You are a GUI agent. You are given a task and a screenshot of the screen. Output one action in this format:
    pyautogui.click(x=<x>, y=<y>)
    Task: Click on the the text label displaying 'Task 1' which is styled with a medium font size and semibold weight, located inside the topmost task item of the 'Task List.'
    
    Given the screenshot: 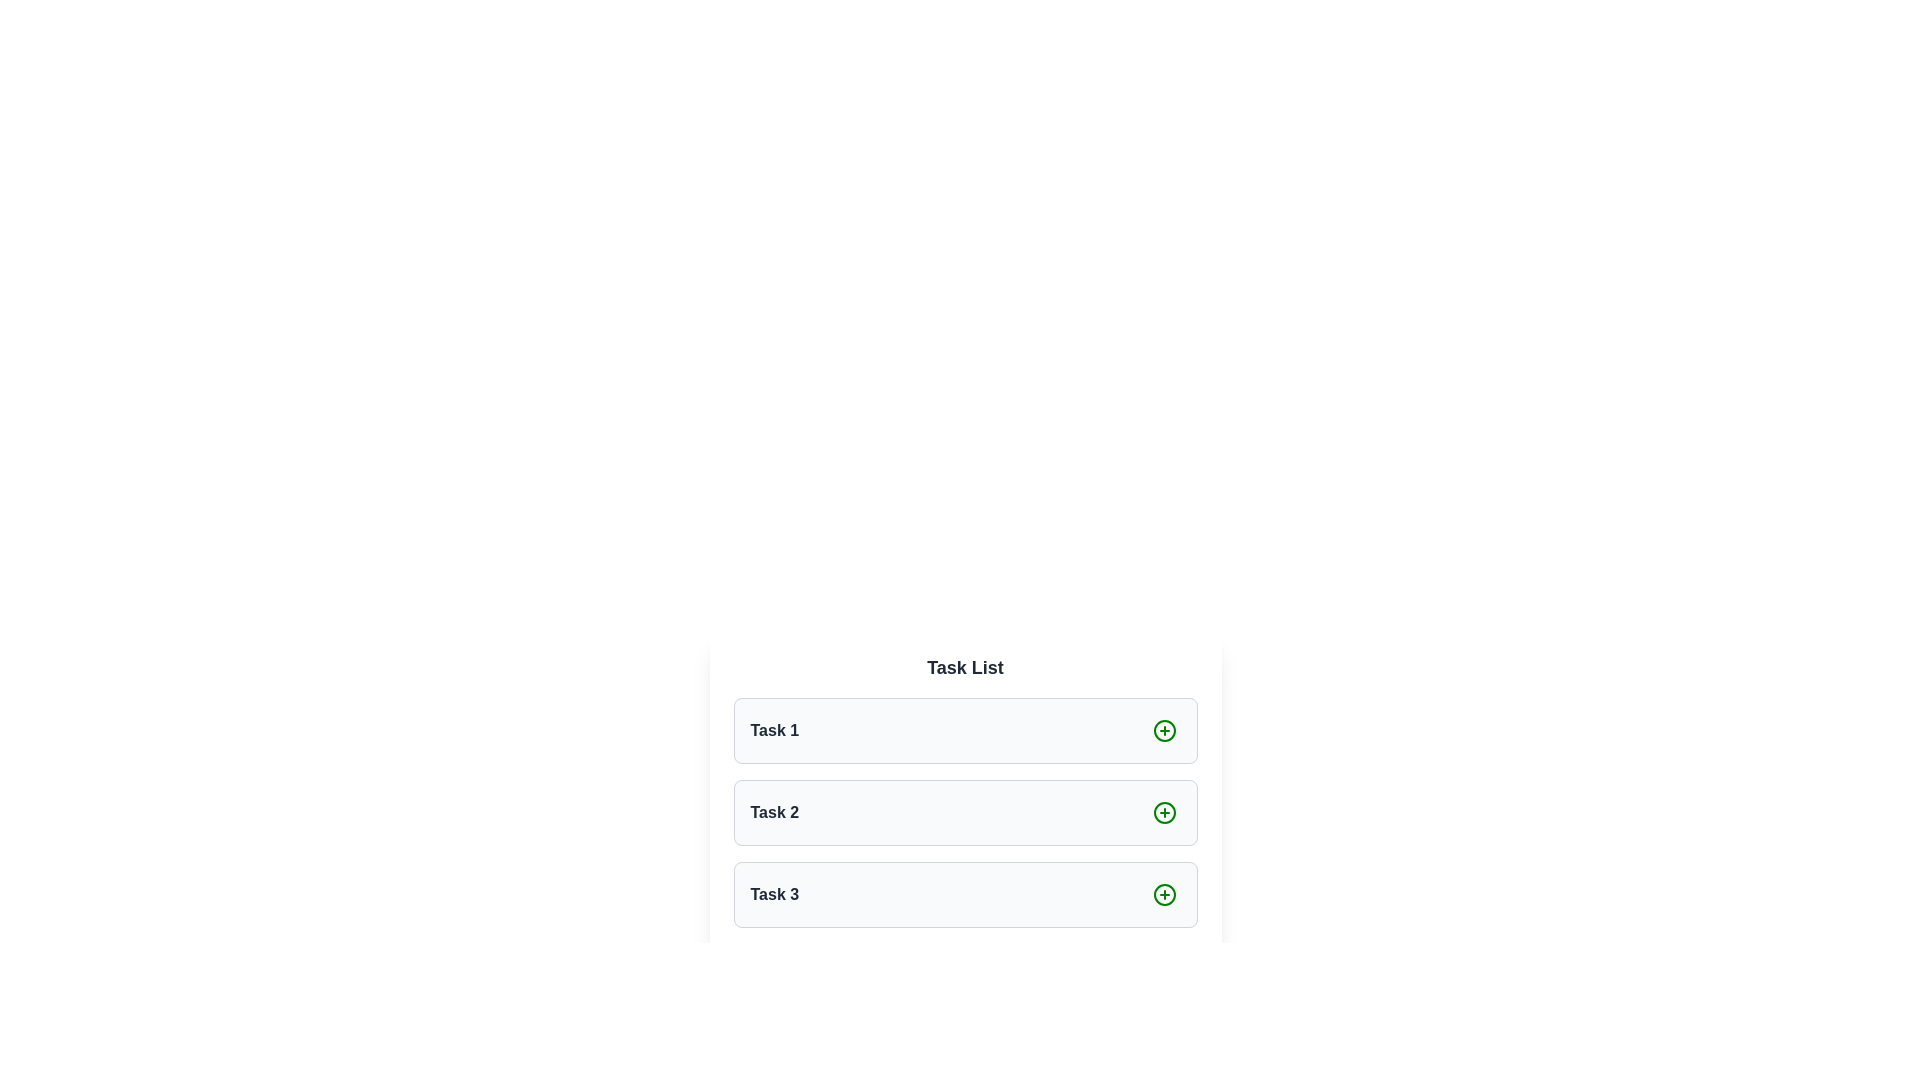 What is the action you would take?
    pyautogui.click(x=773, y=731)
    